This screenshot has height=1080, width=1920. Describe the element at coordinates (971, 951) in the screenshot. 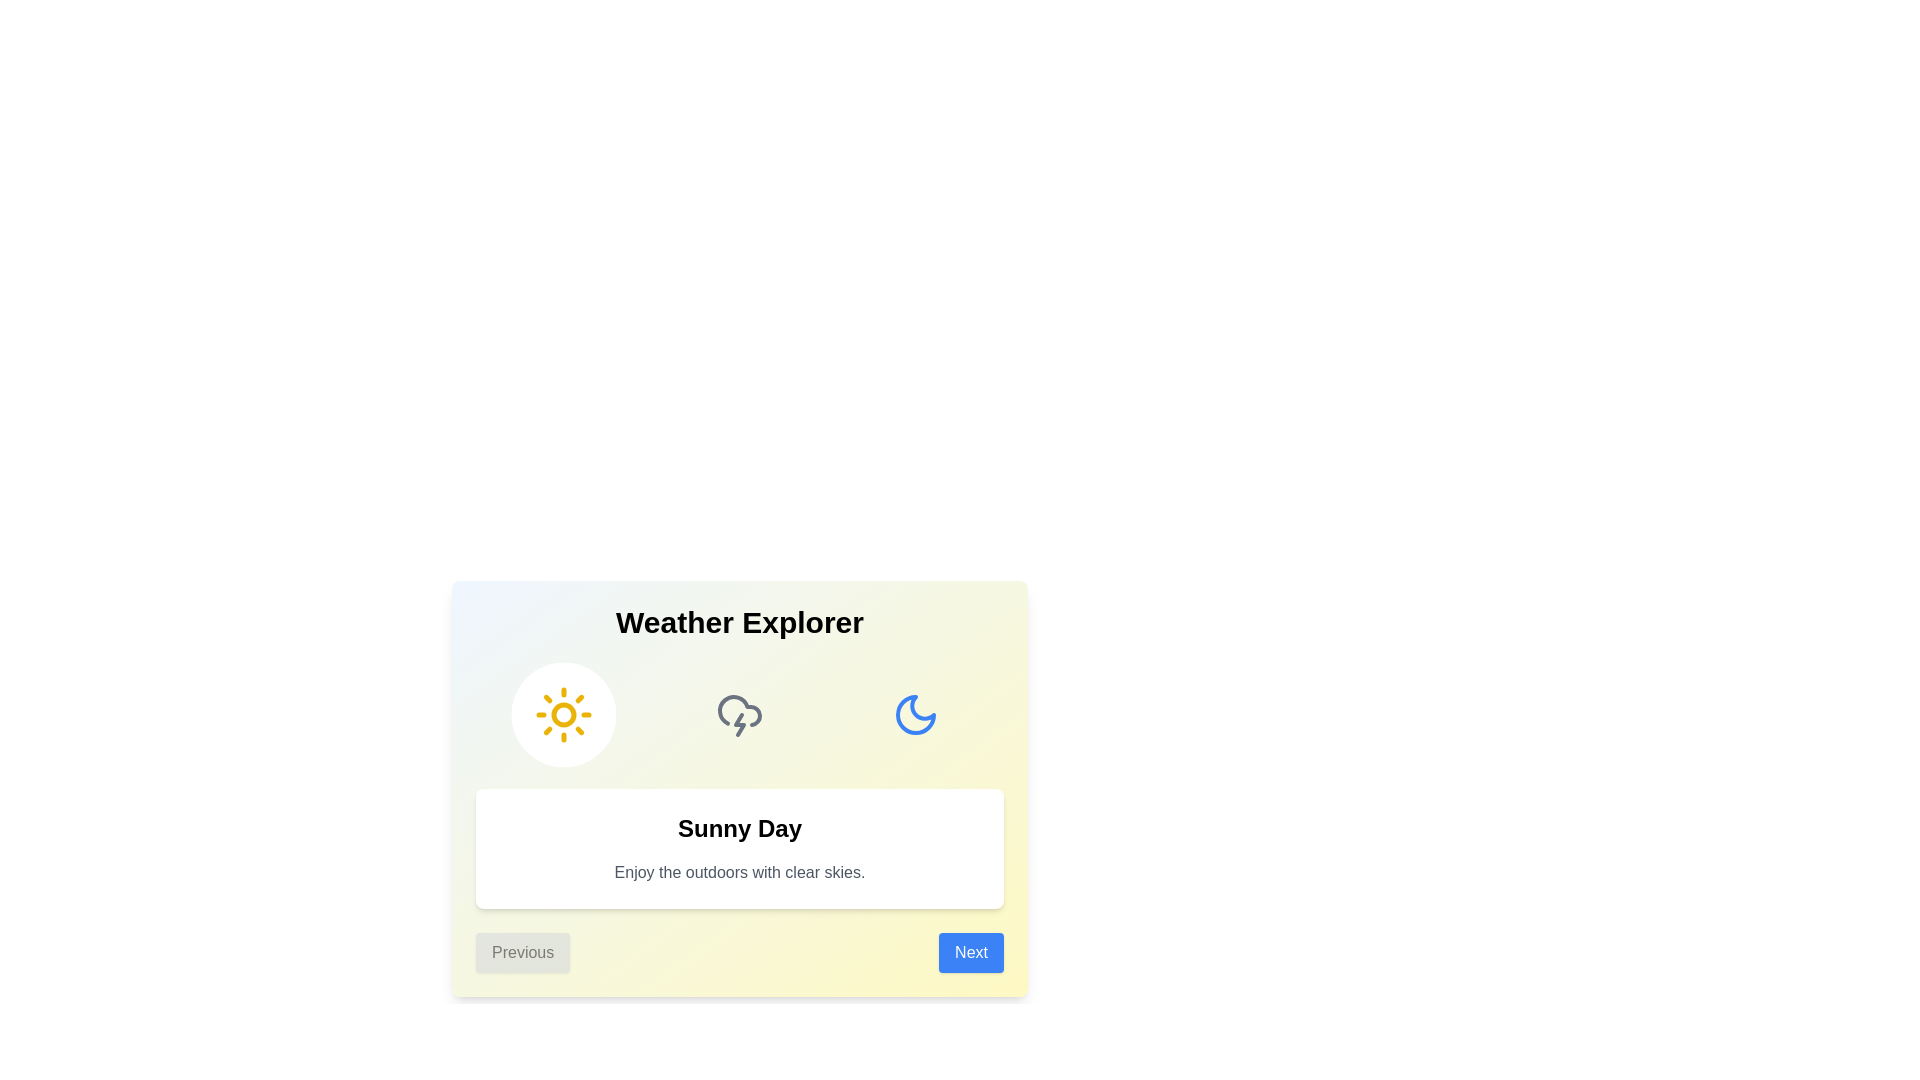

I see `the 'Next' button to navigate to the next weather state` at that location.